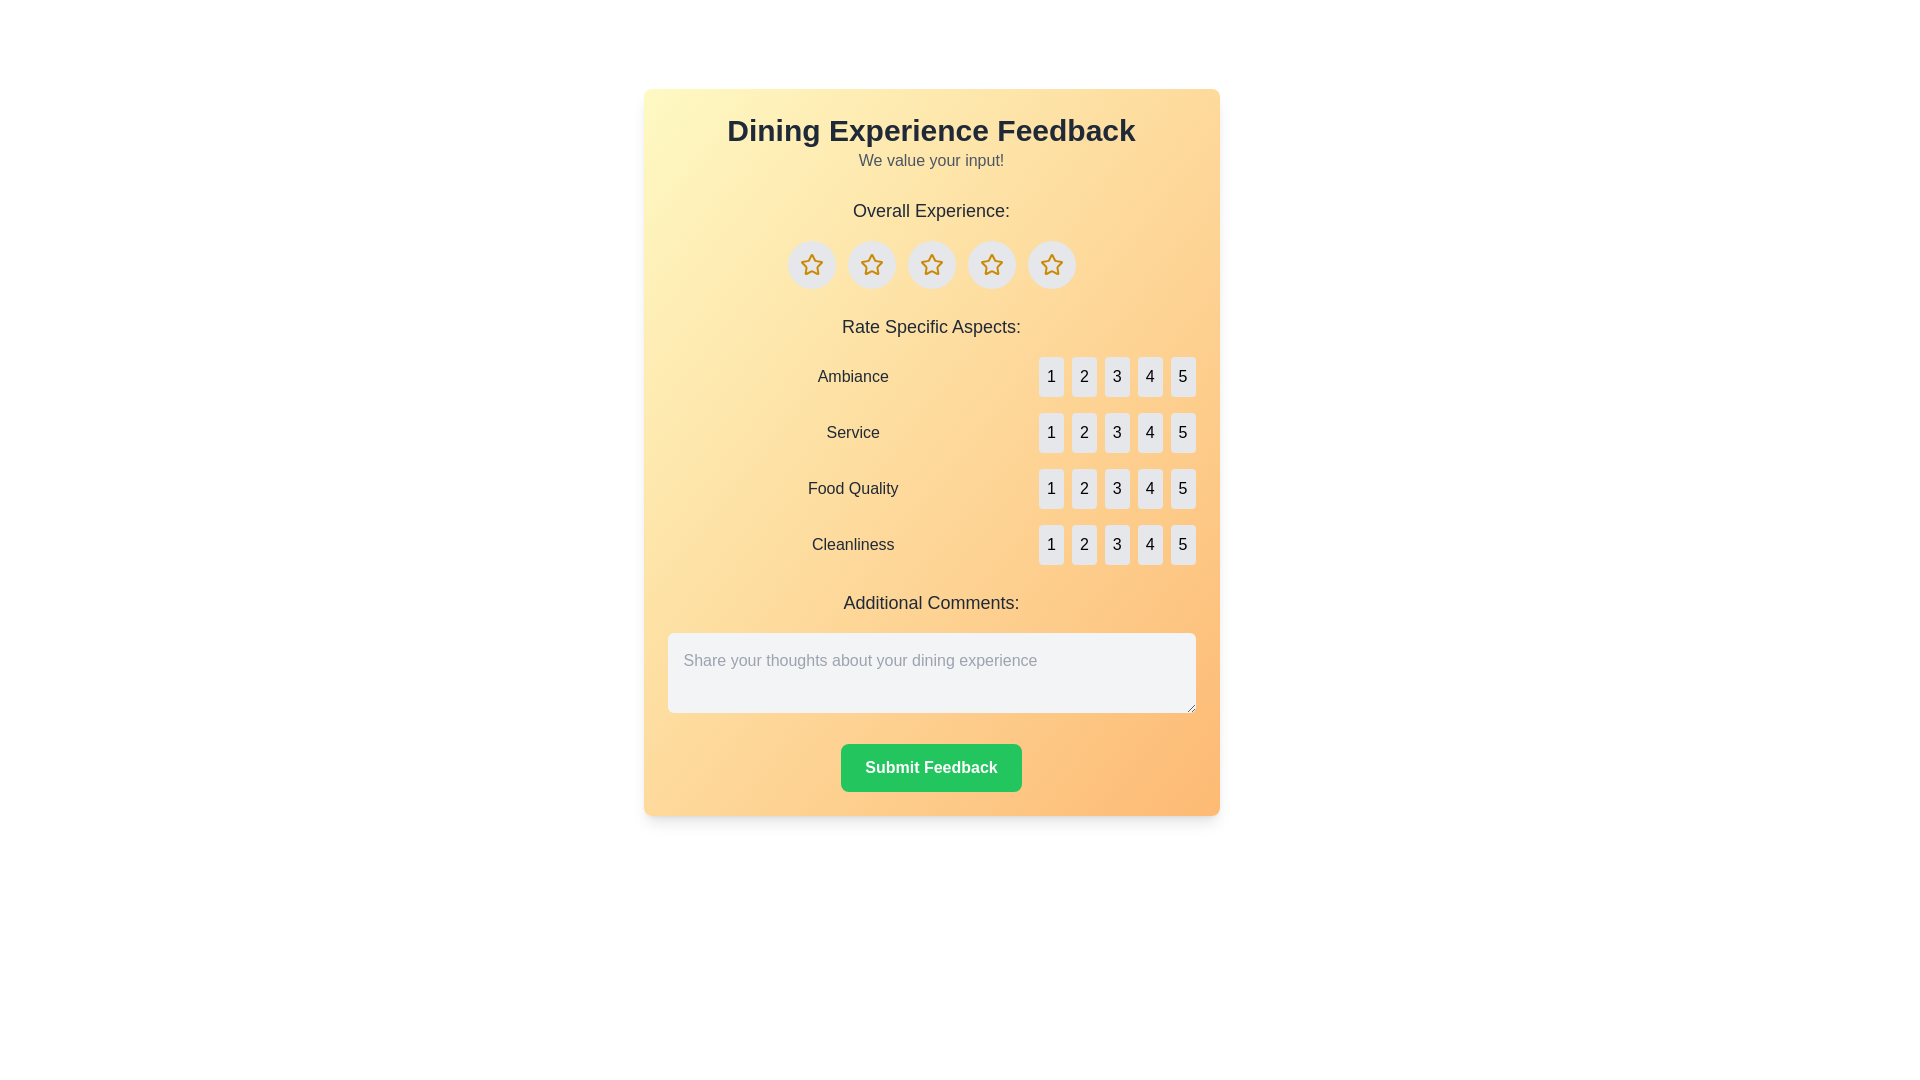 Image resolution: width=1920 pixels, height=1080 pixels. Describe the element at coordinates (1050, 544) in the screenshot. I see `the first cleanliness rating button labeled '1'` at that location.